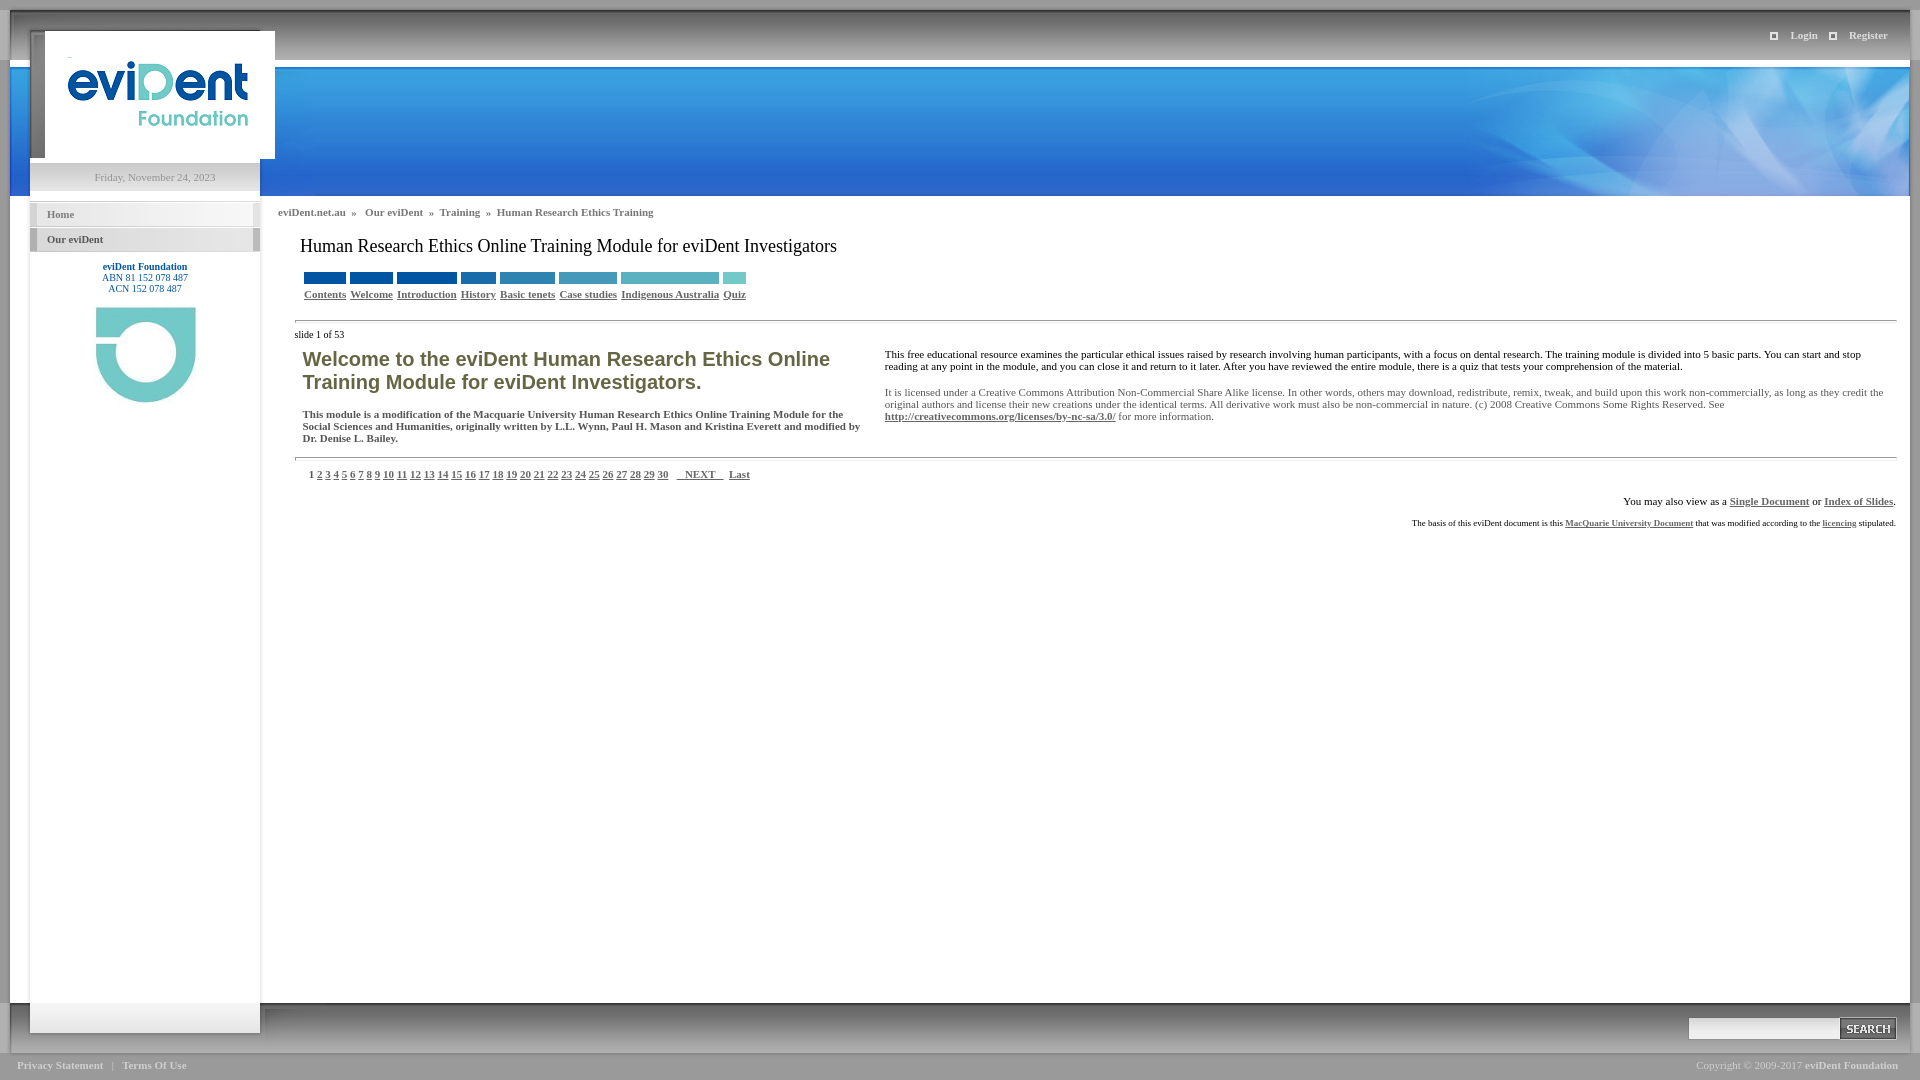 The width and height of the screenshot is (1920, 1080). What do you see at coordinates (587, 293) in the screenshot?
I see `'Case studies'` at bounding box center [587, 293].